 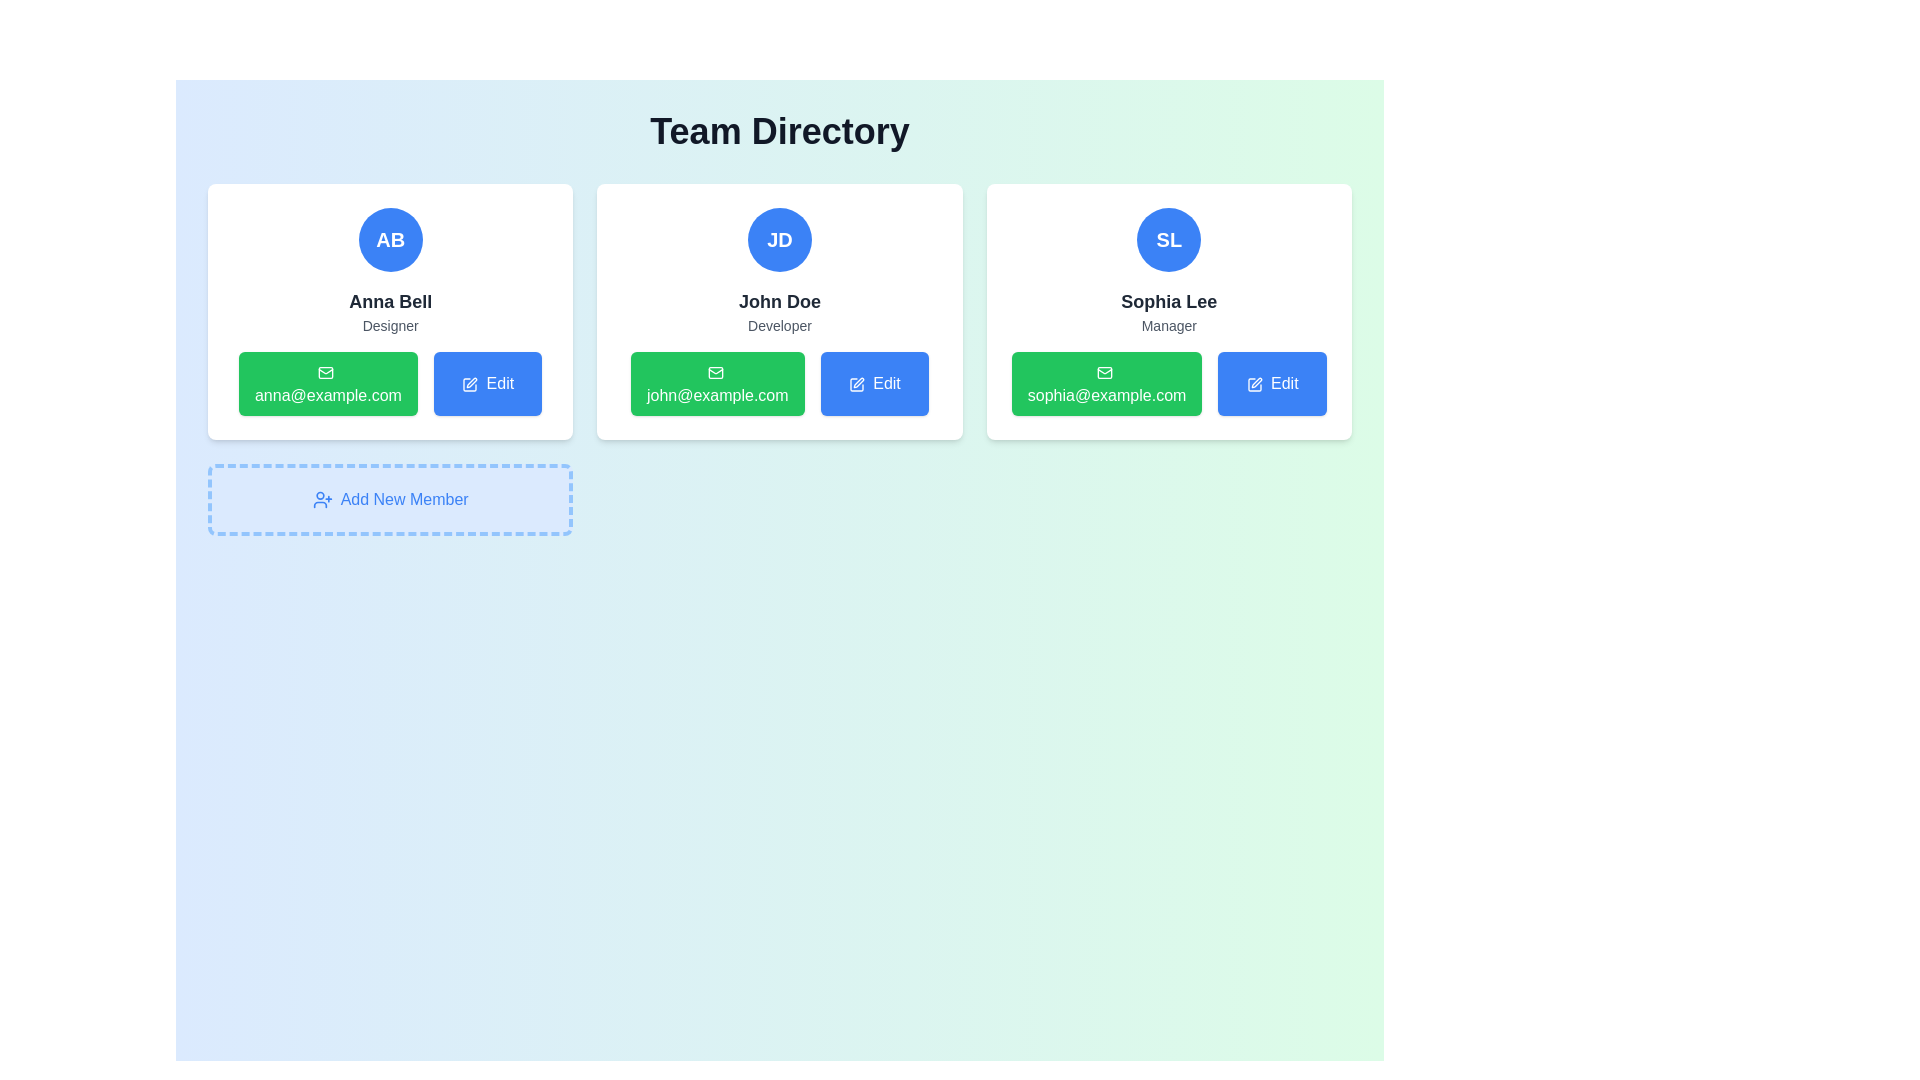 What do you see at coordinates (390, 312) in the screenshot?
I see `the profile details of the first team member summary card located in the top-left corner of the grid layout` at bounding box center [390, 312].